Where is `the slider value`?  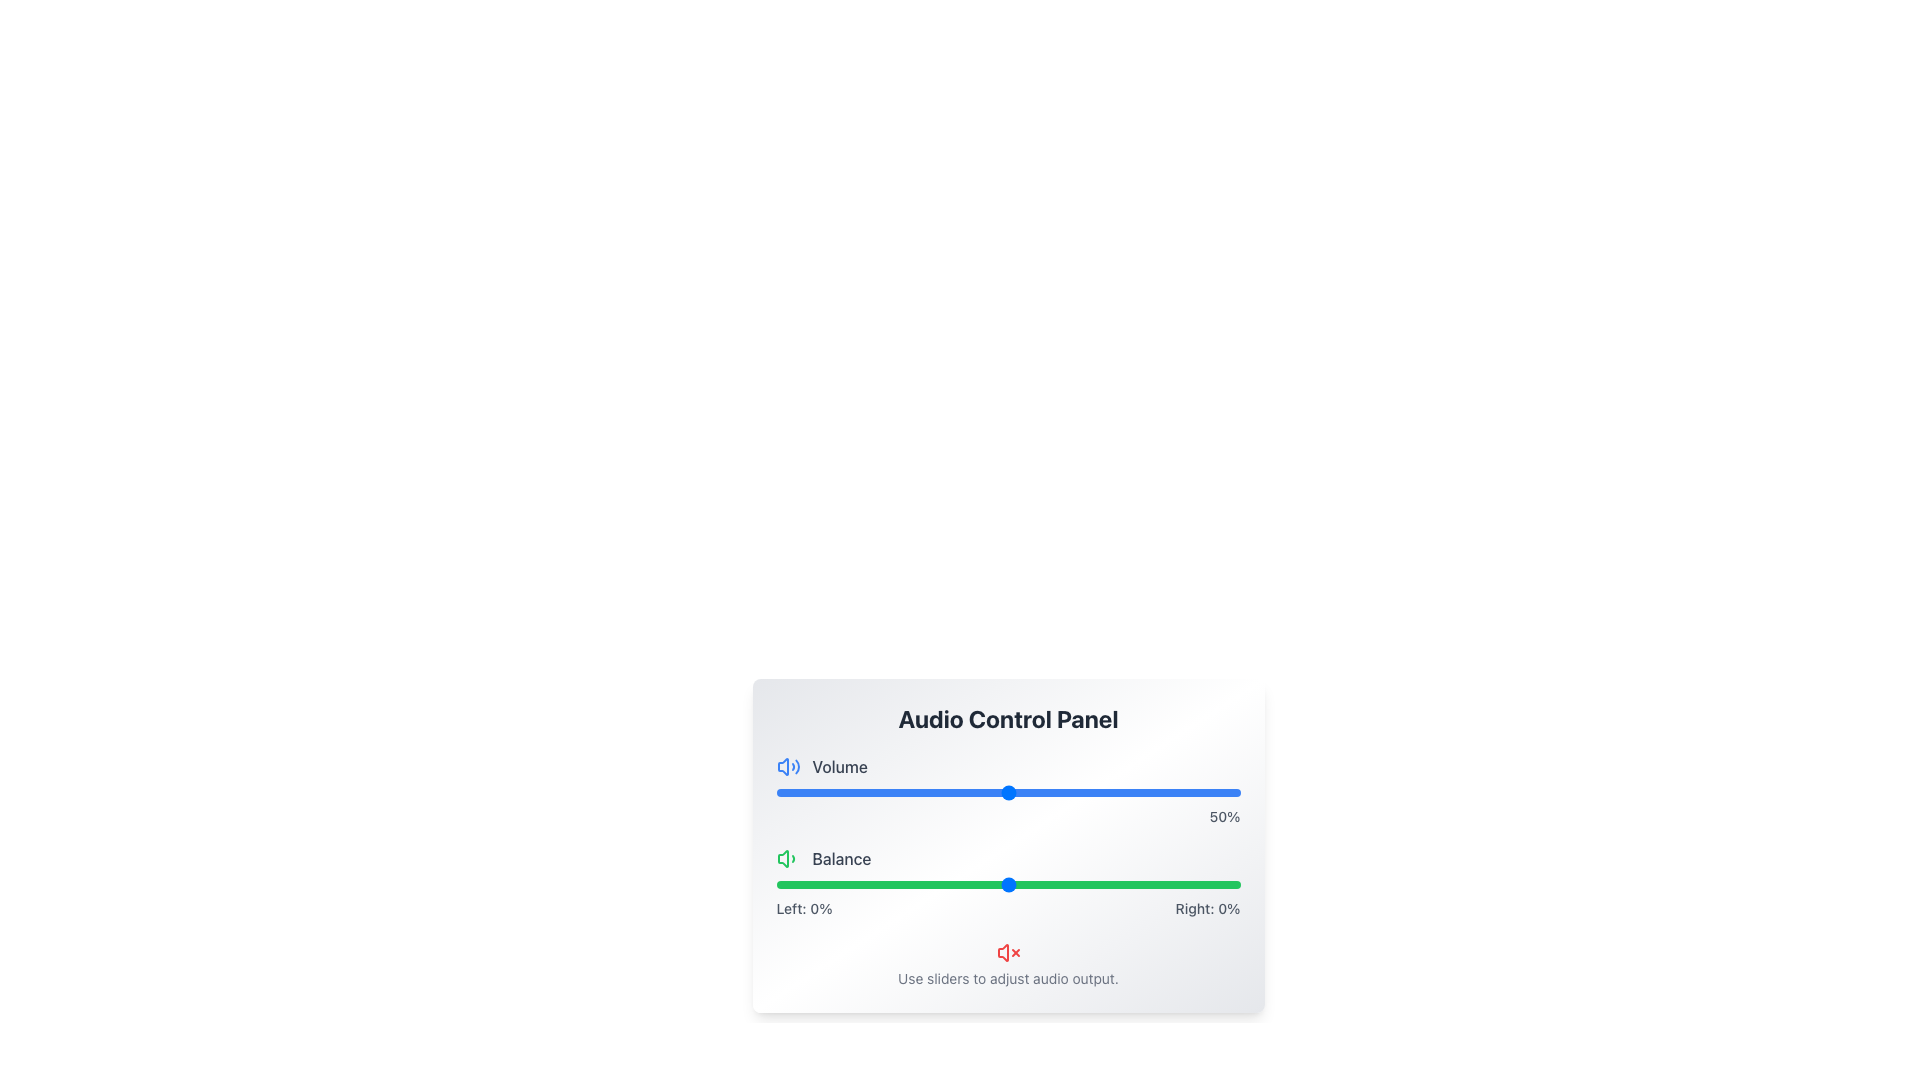
the slider value is located at coordinates (896, 792).